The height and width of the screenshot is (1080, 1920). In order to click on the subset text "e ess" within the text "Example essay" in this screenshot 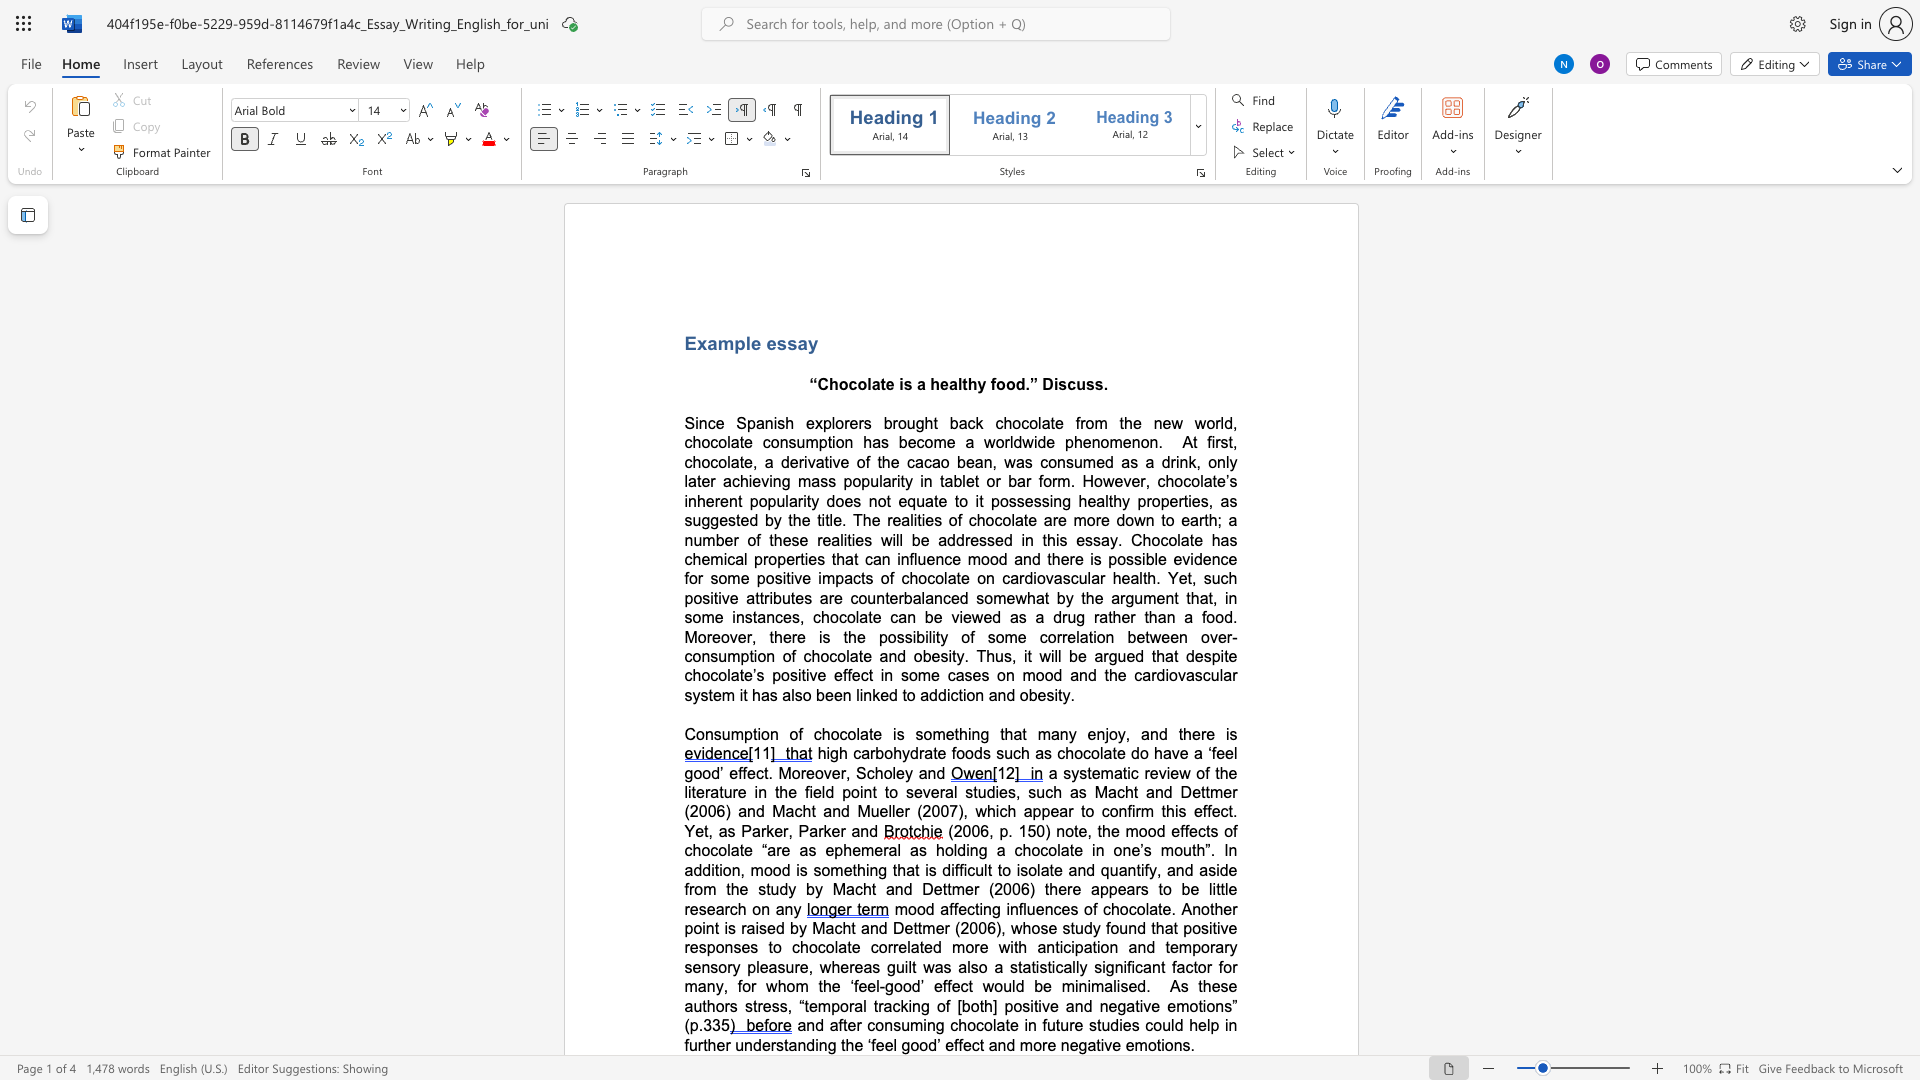, I will do `click(749, 342)`.